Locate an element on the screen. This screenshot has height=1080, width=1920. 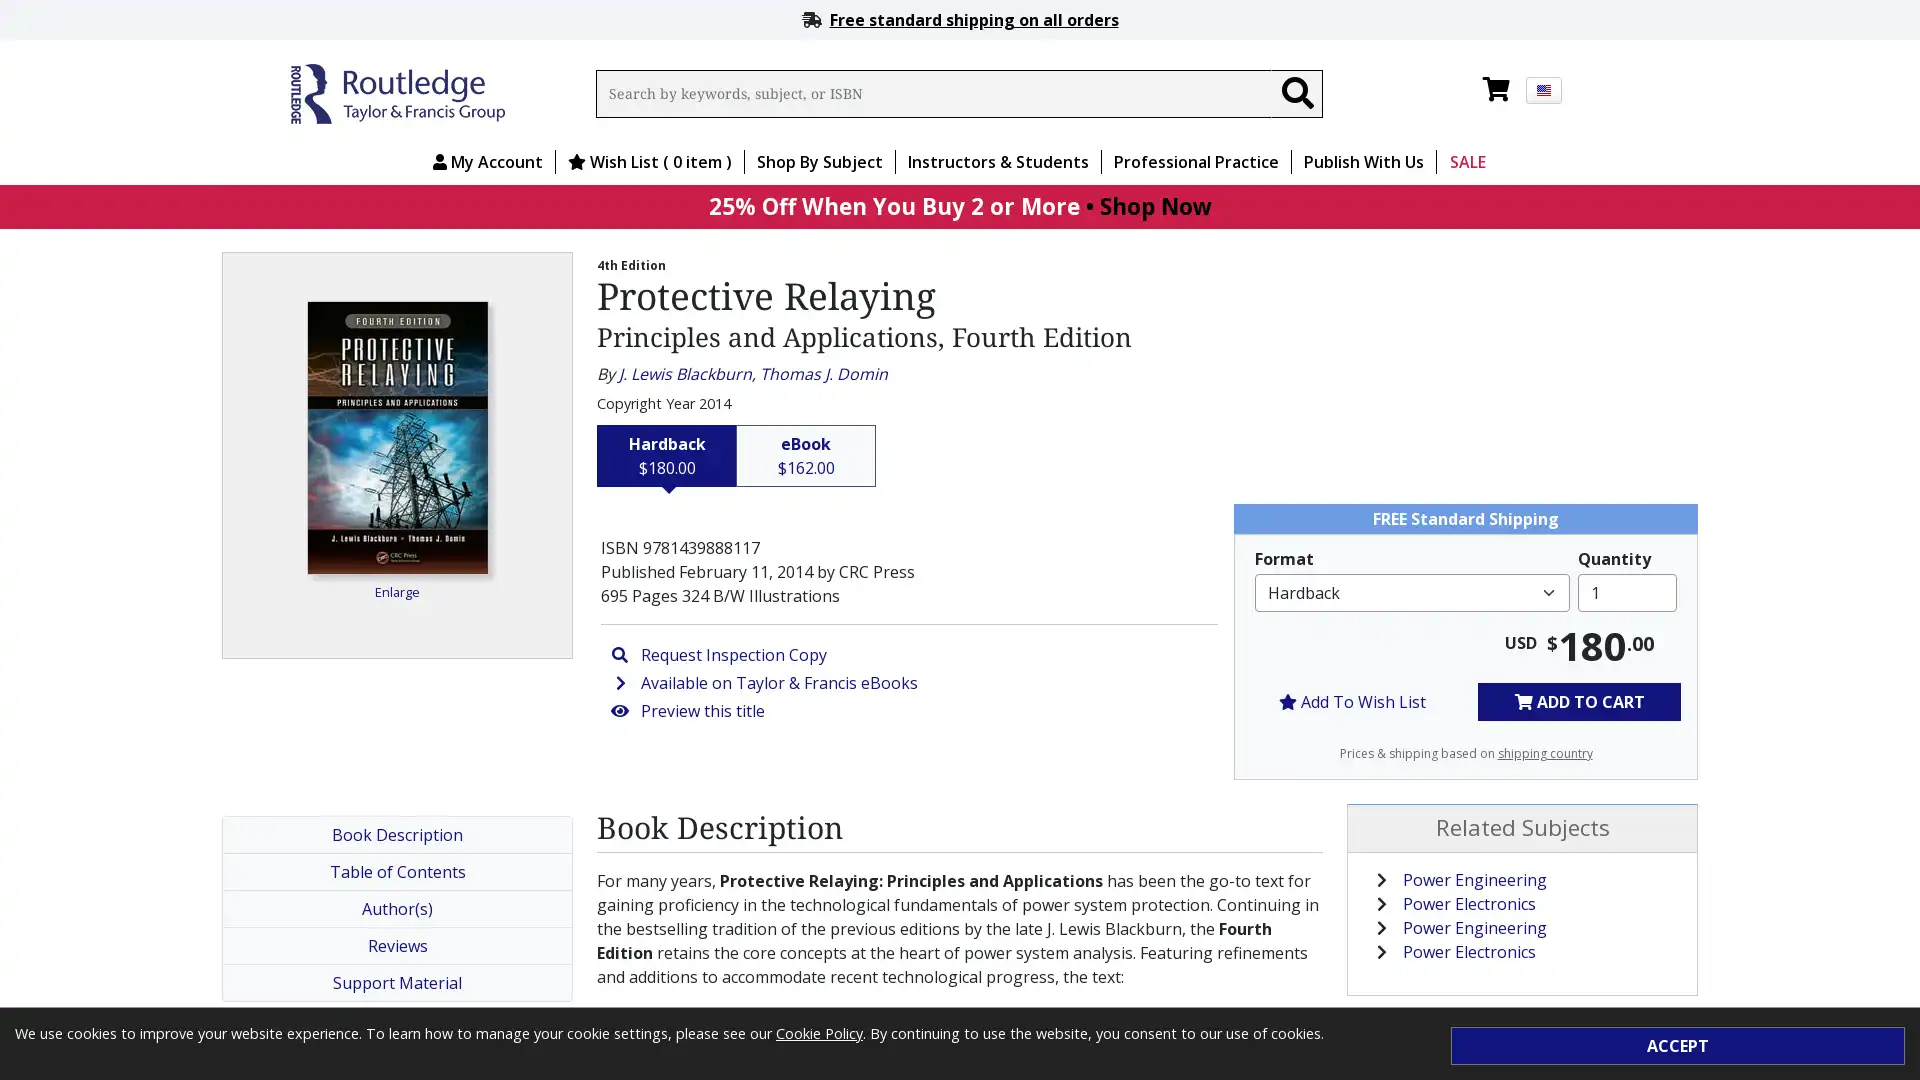
Add To Wish List is located at coordinates (1352, 700).